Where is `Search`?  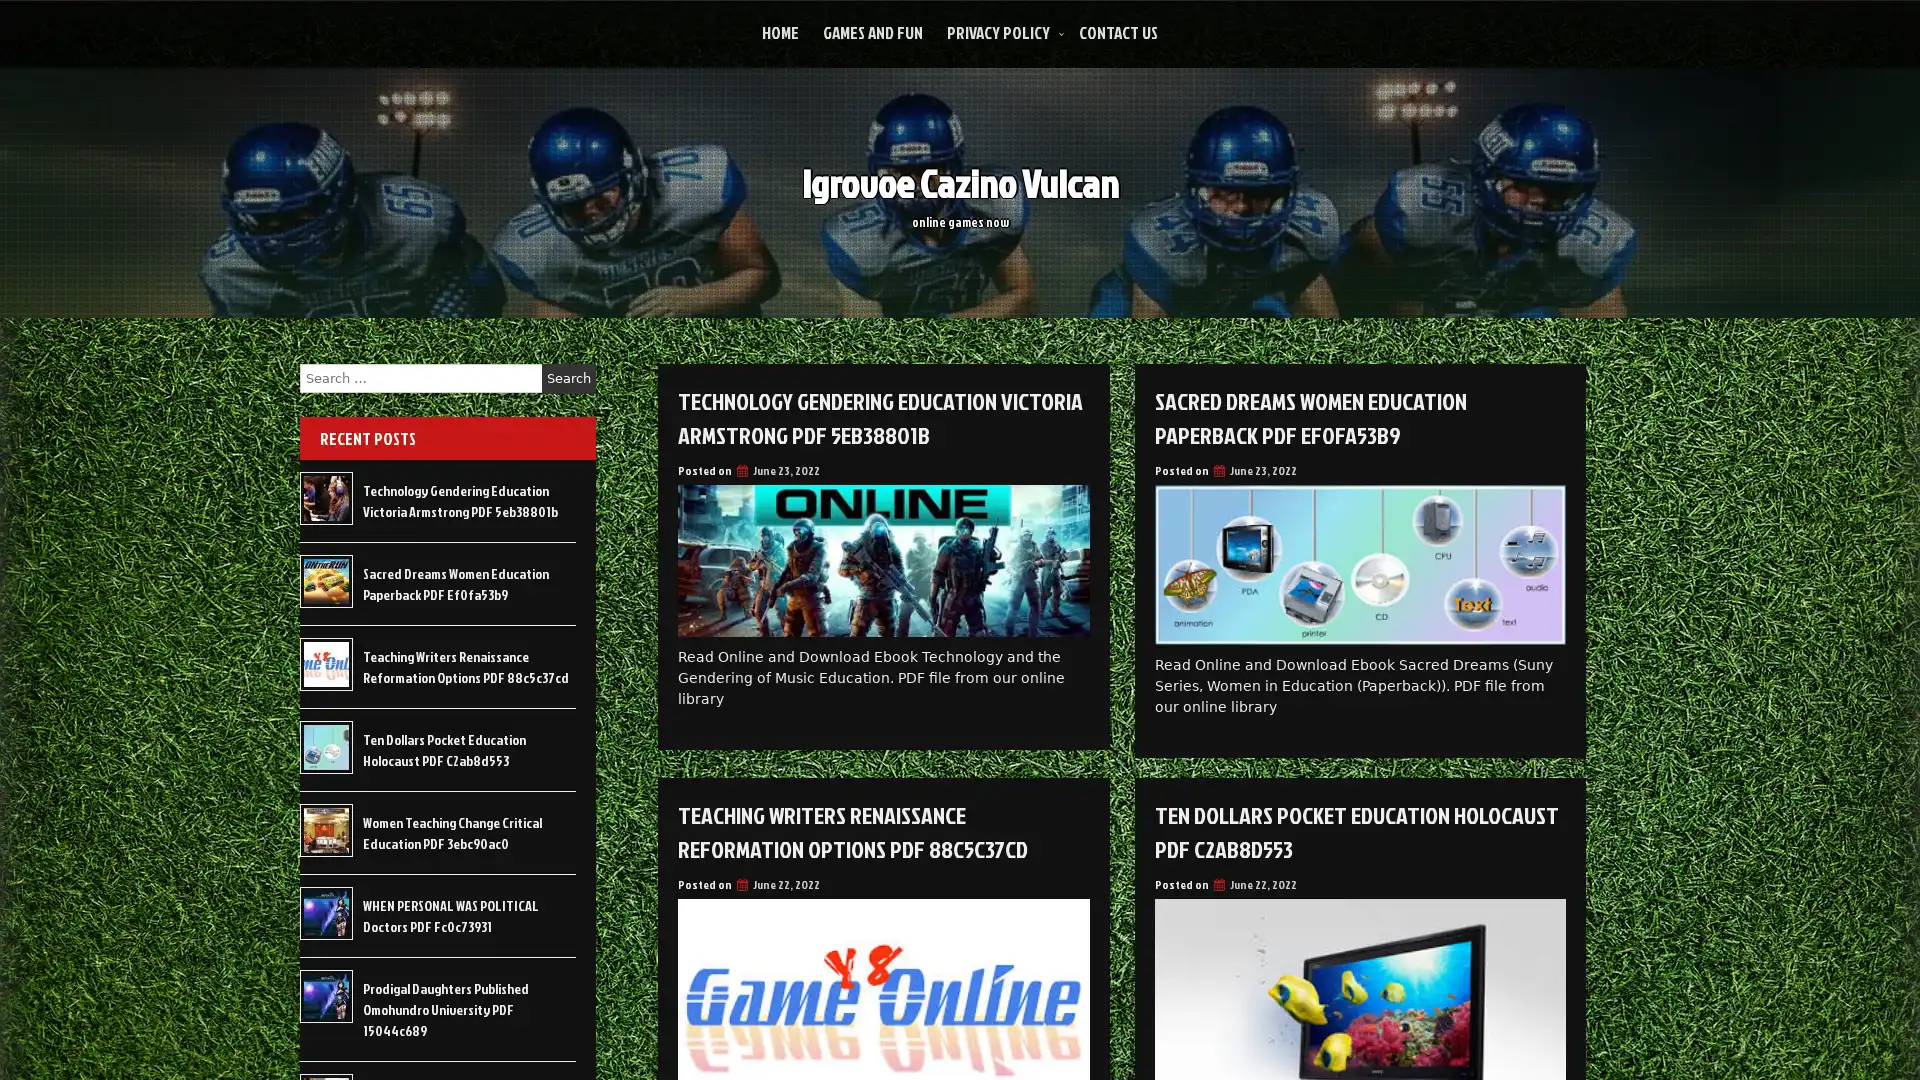
Search is located at coordinates (568, 378).